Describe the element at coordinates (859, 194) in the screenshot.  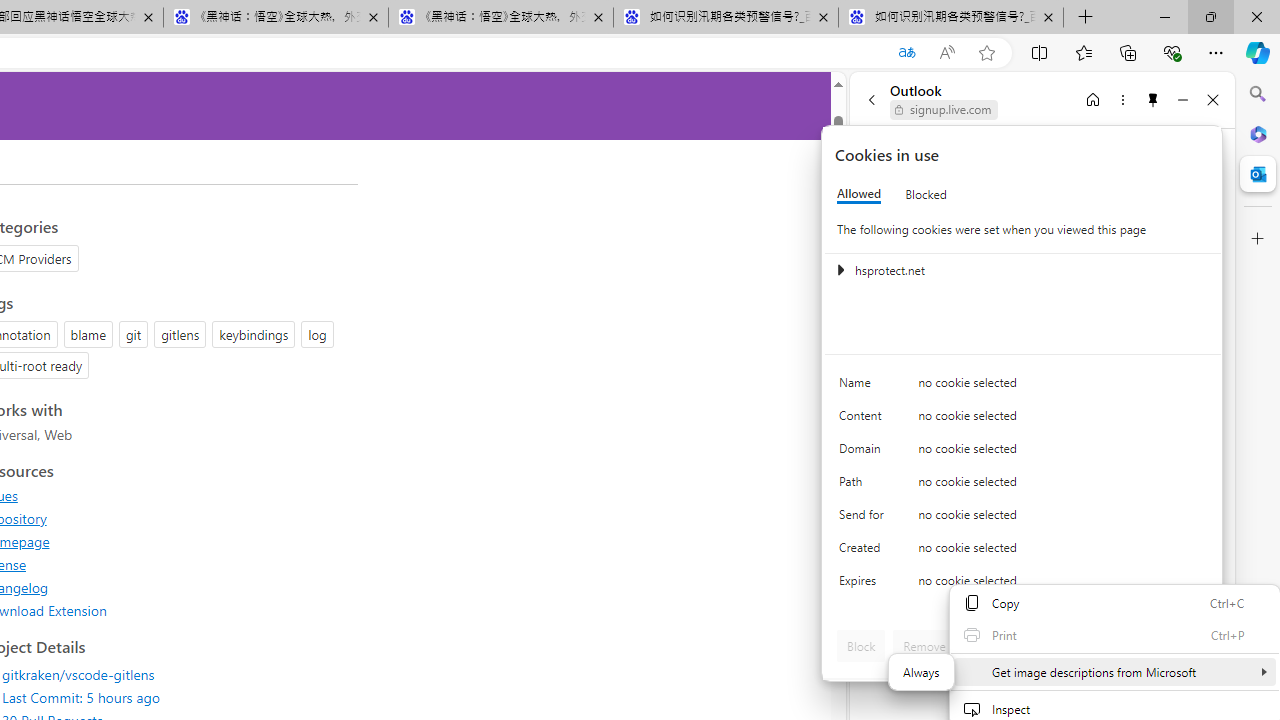
I see `'Allowed'` at that location.